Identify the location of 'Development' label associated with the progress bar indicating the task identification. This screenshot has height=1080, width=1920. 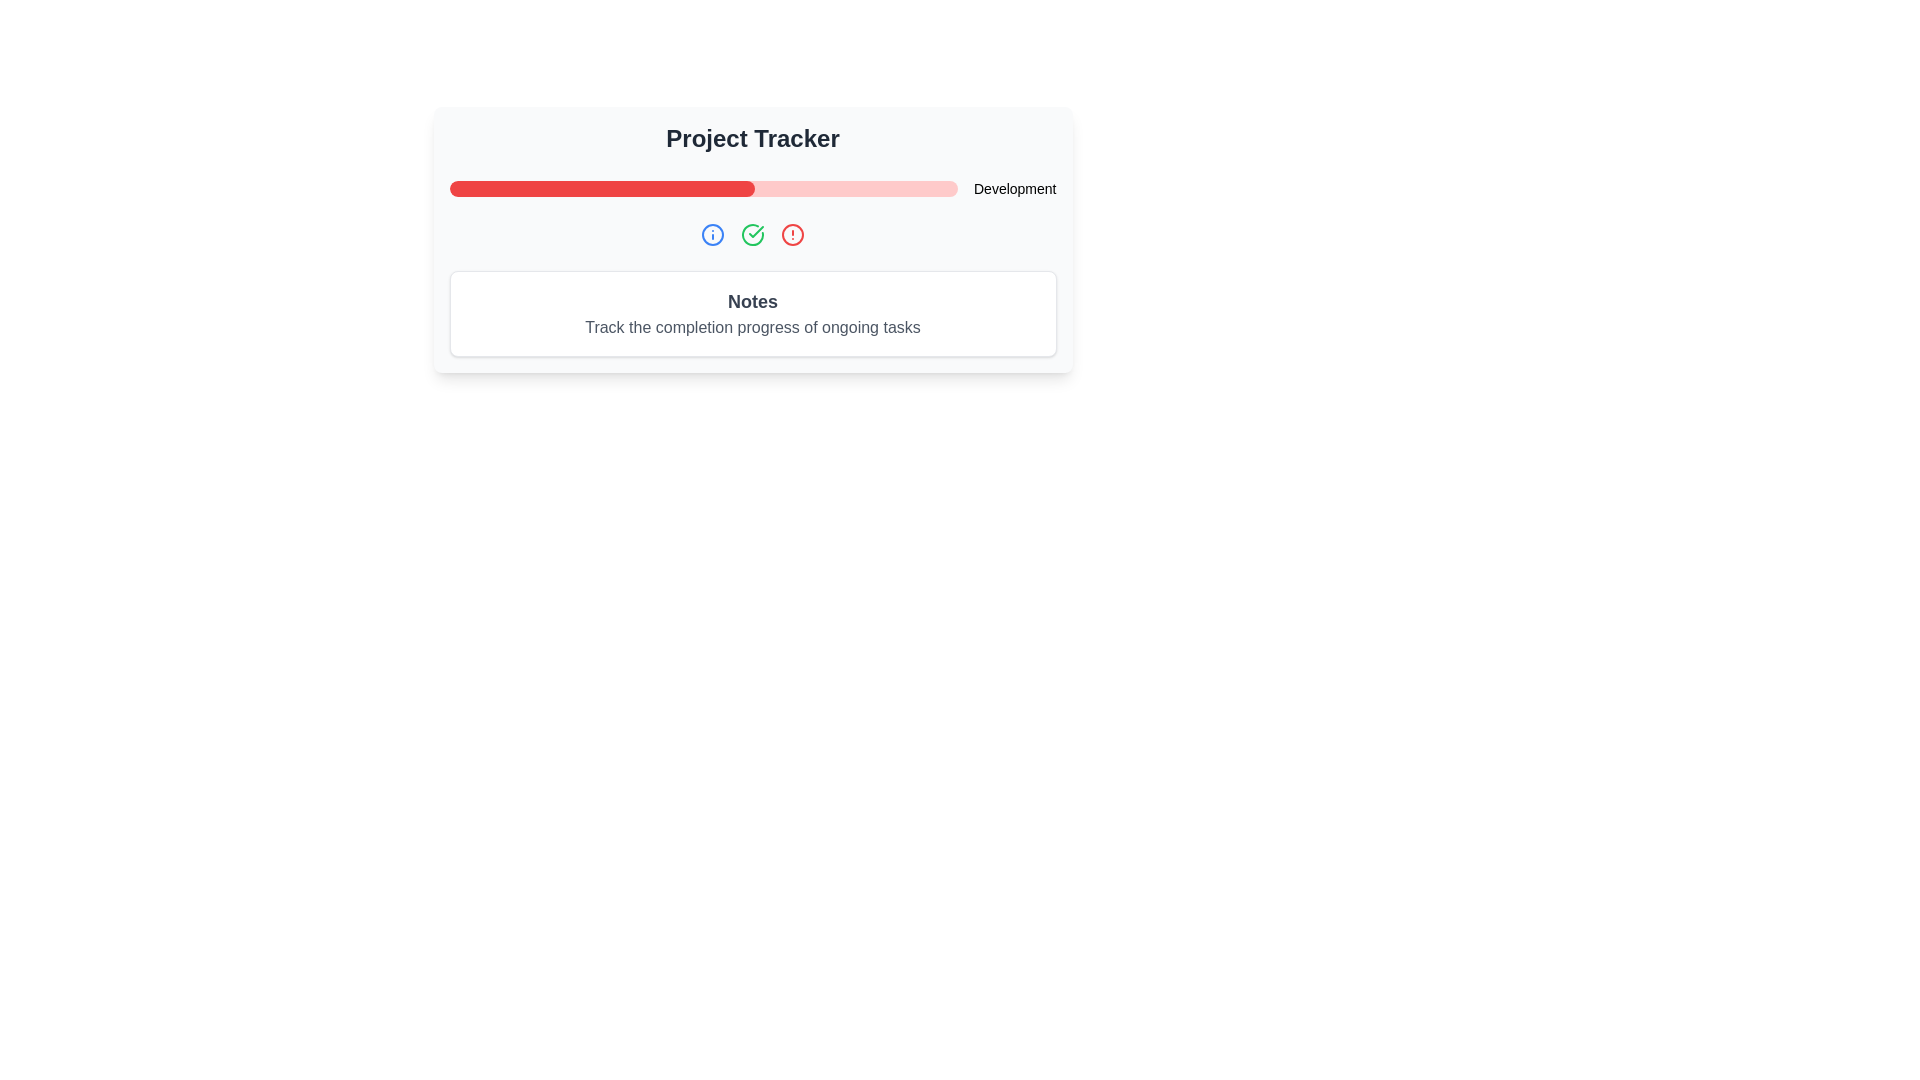
(752, 189).